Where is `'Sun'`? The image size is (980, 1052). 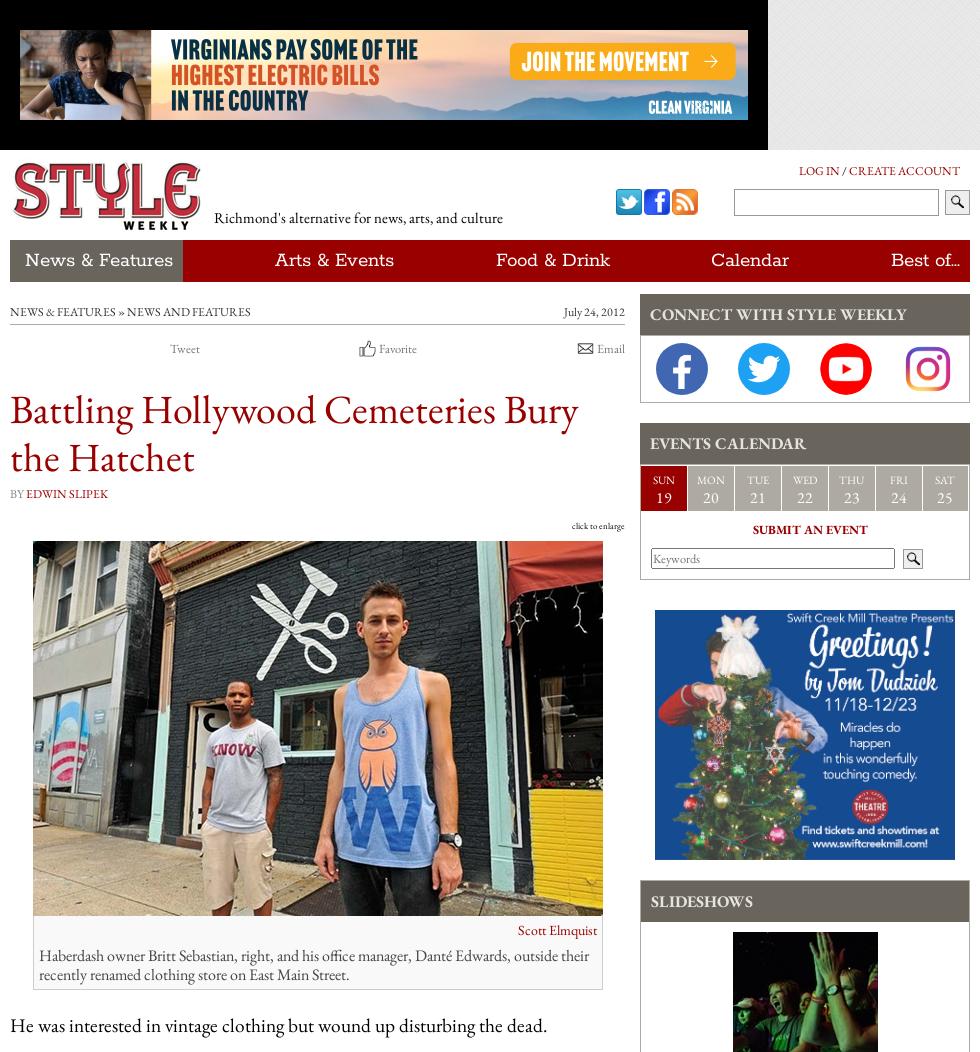
'Sun' is located at coordinates (662, 480).